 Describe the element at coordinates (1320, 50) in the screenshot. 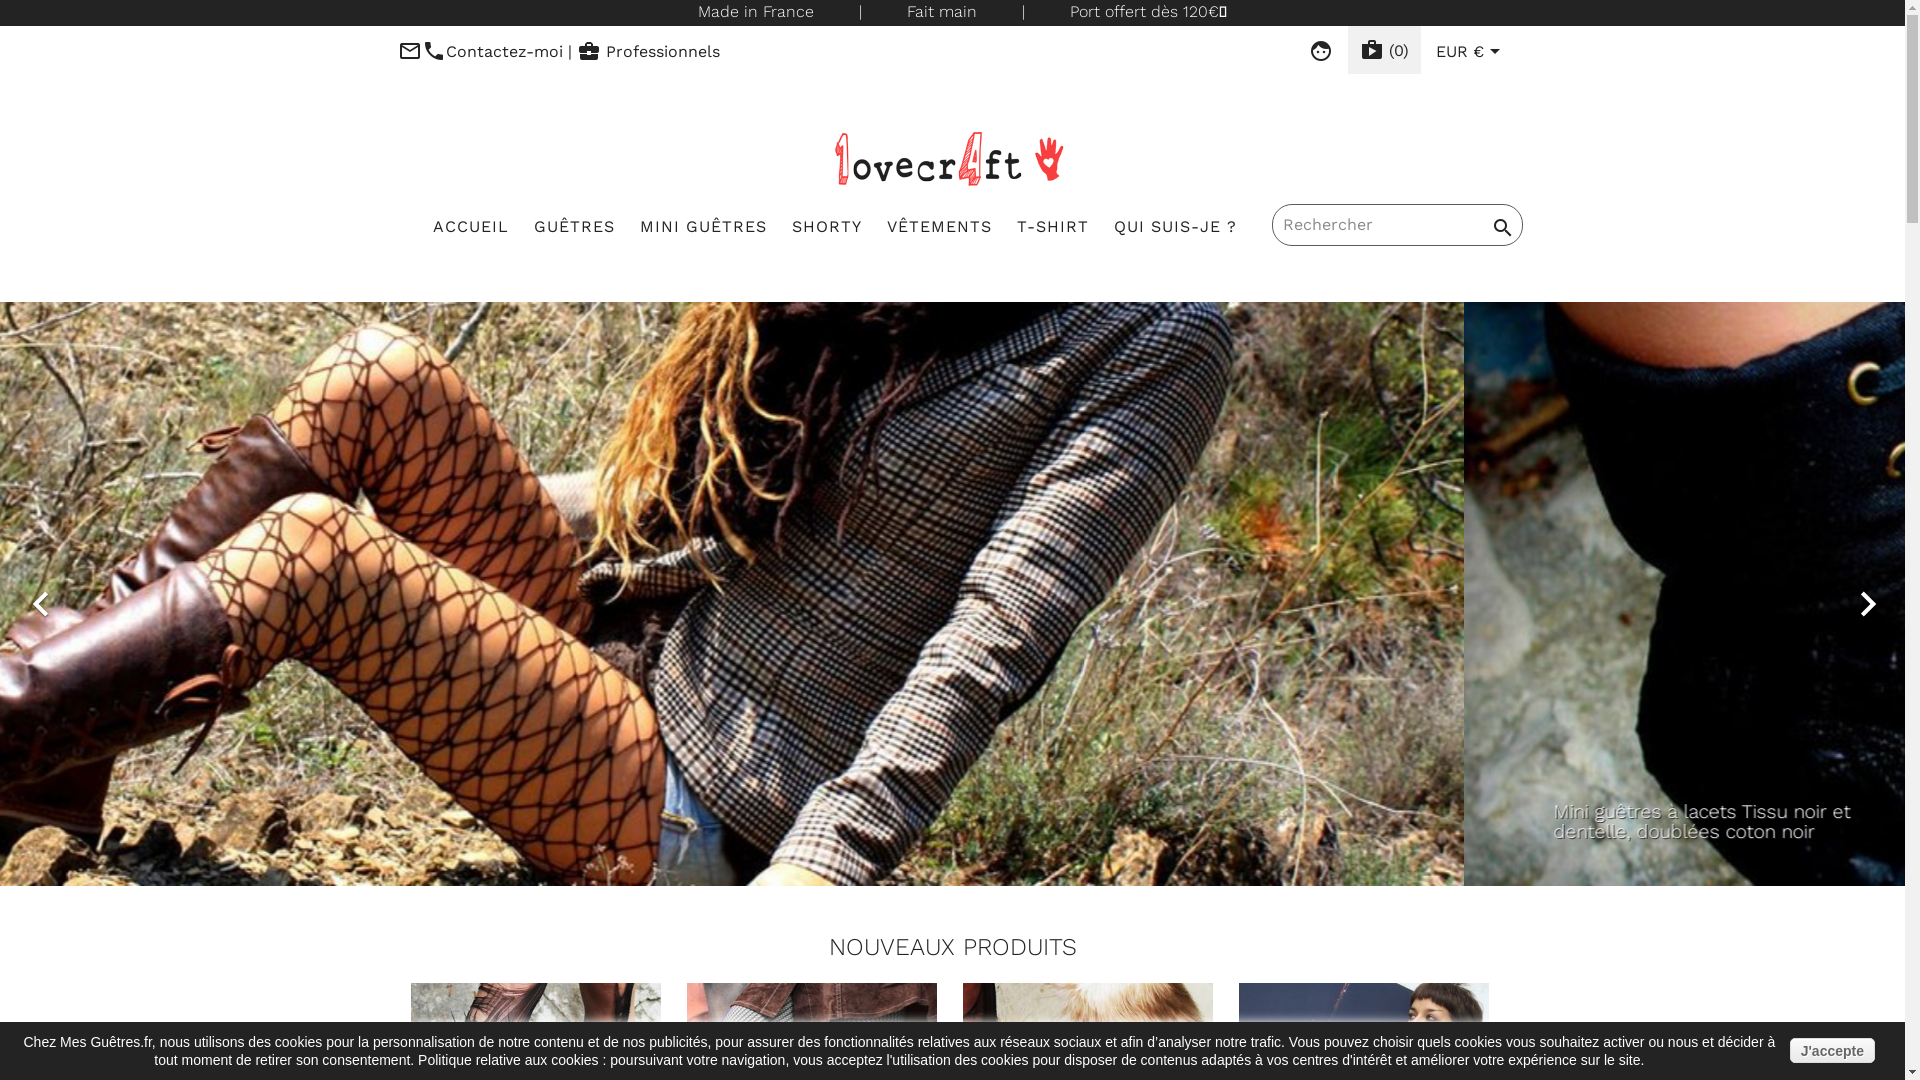

I see `'face'` at that location.